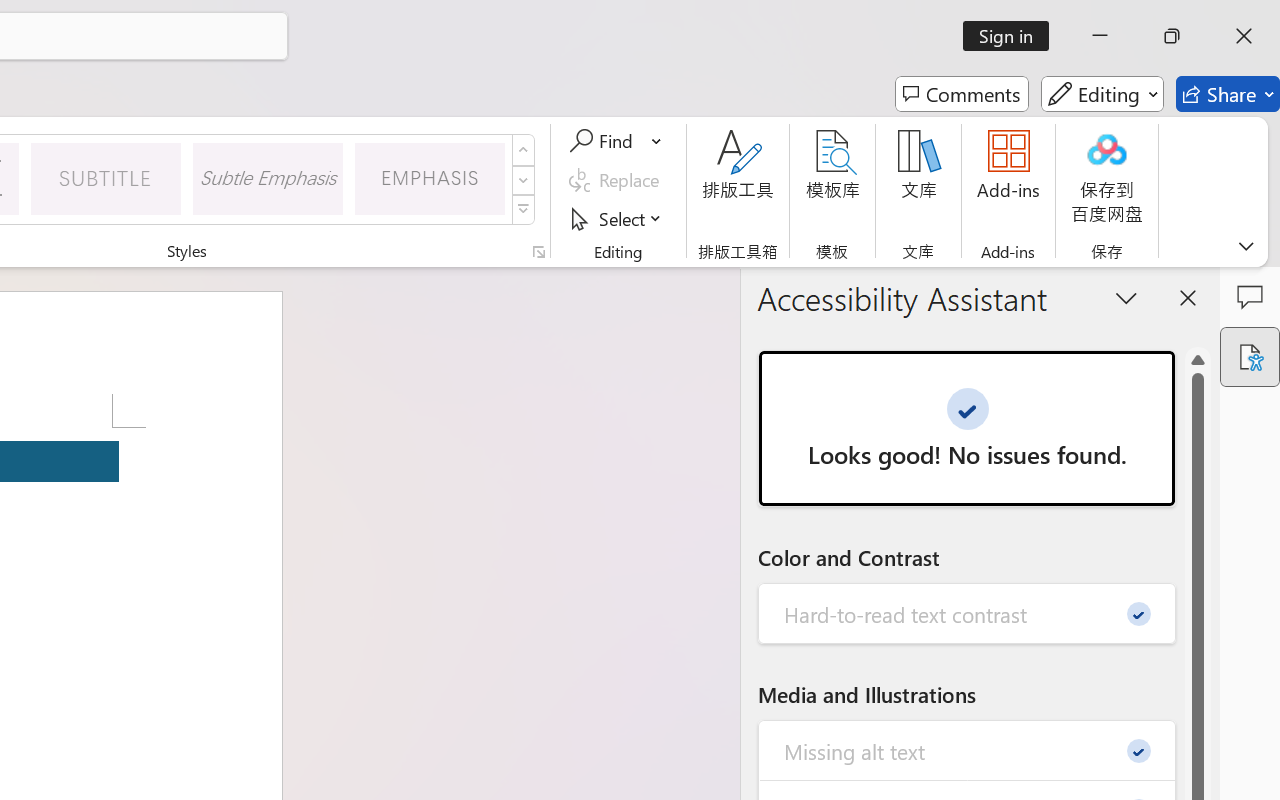  I want to click on 'Editing', so click(1101, 94).